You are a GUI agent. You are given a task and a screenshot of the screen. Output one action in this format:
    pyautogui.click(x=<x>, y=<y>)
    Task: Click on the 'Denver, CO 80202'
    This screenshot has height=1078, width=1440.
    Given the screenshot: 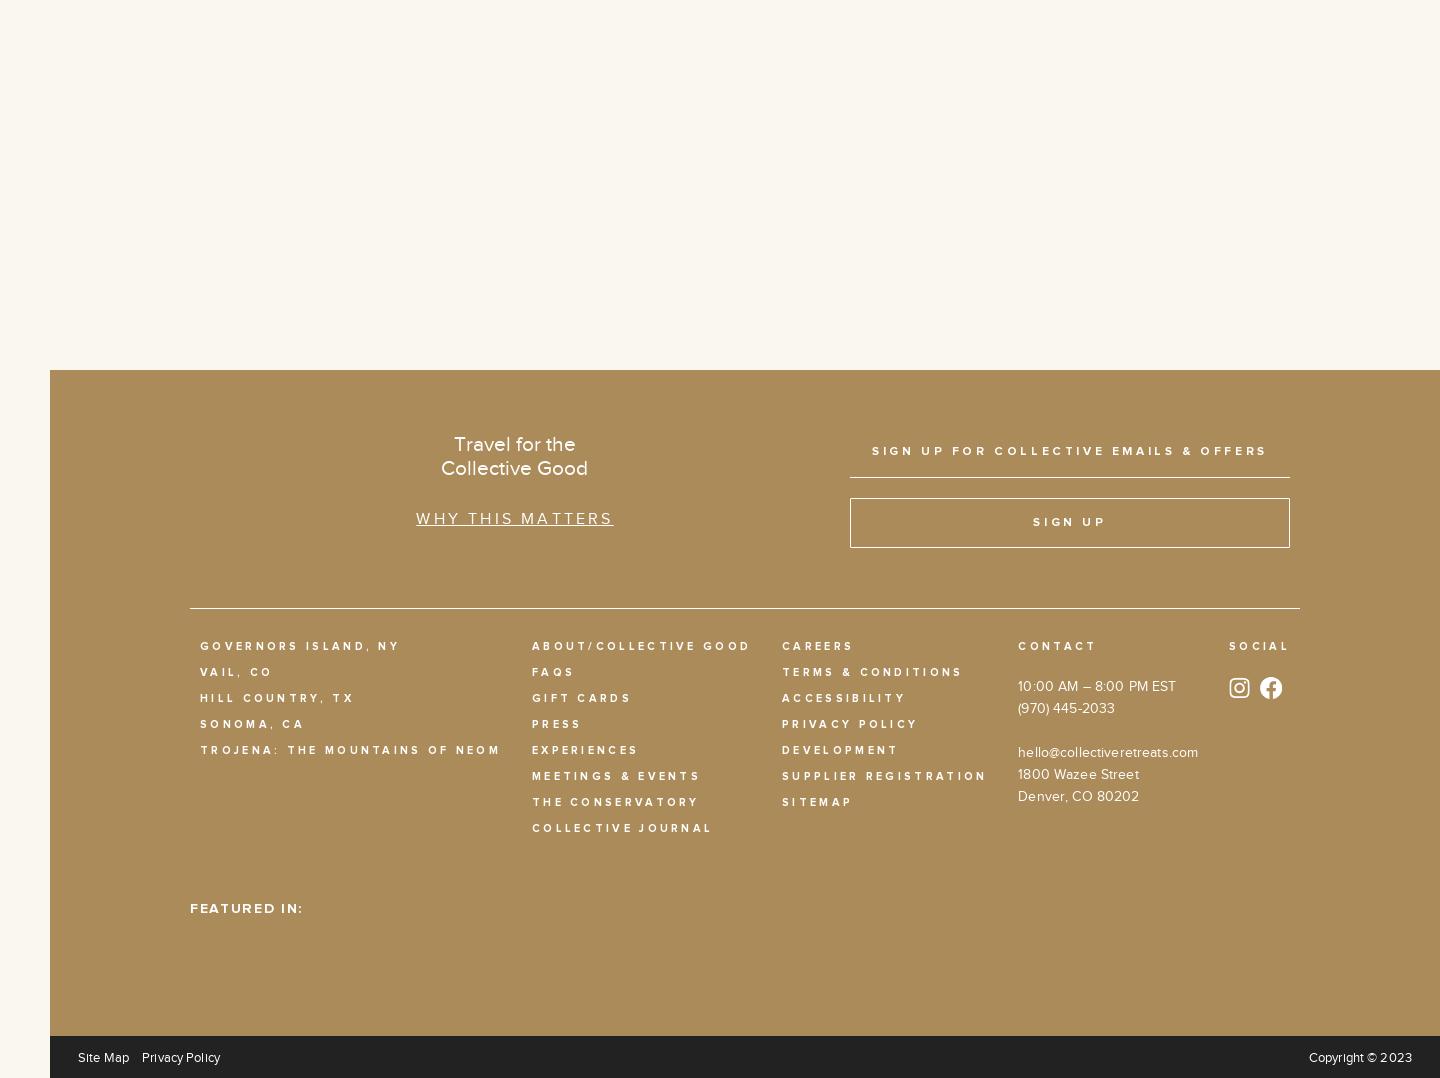 What is the action you would take?
    pyautogui.click(x=1078, y=794)
    